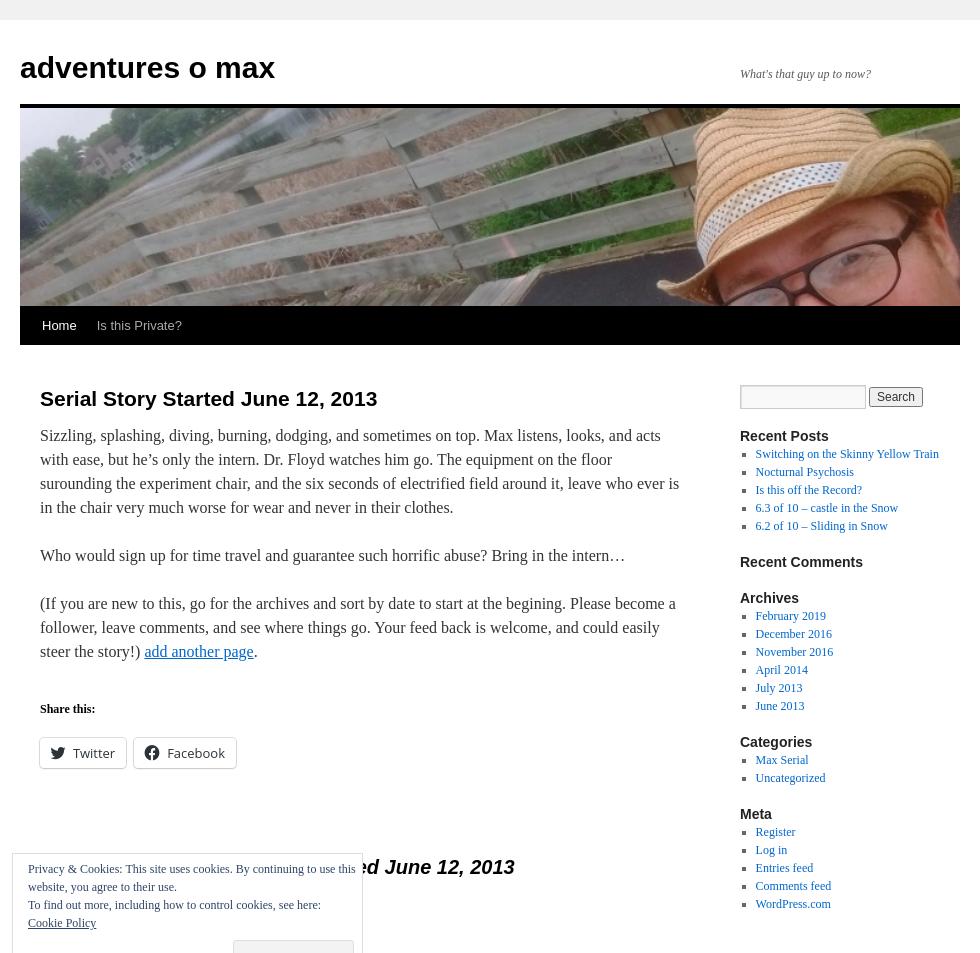  What do you see at coordinates (332, 555) in the screenshot?
I see `'Who would sign up for time travel and guarantee such horrific abuse? Bring in the intern…'` at bounding box center [332, 555].